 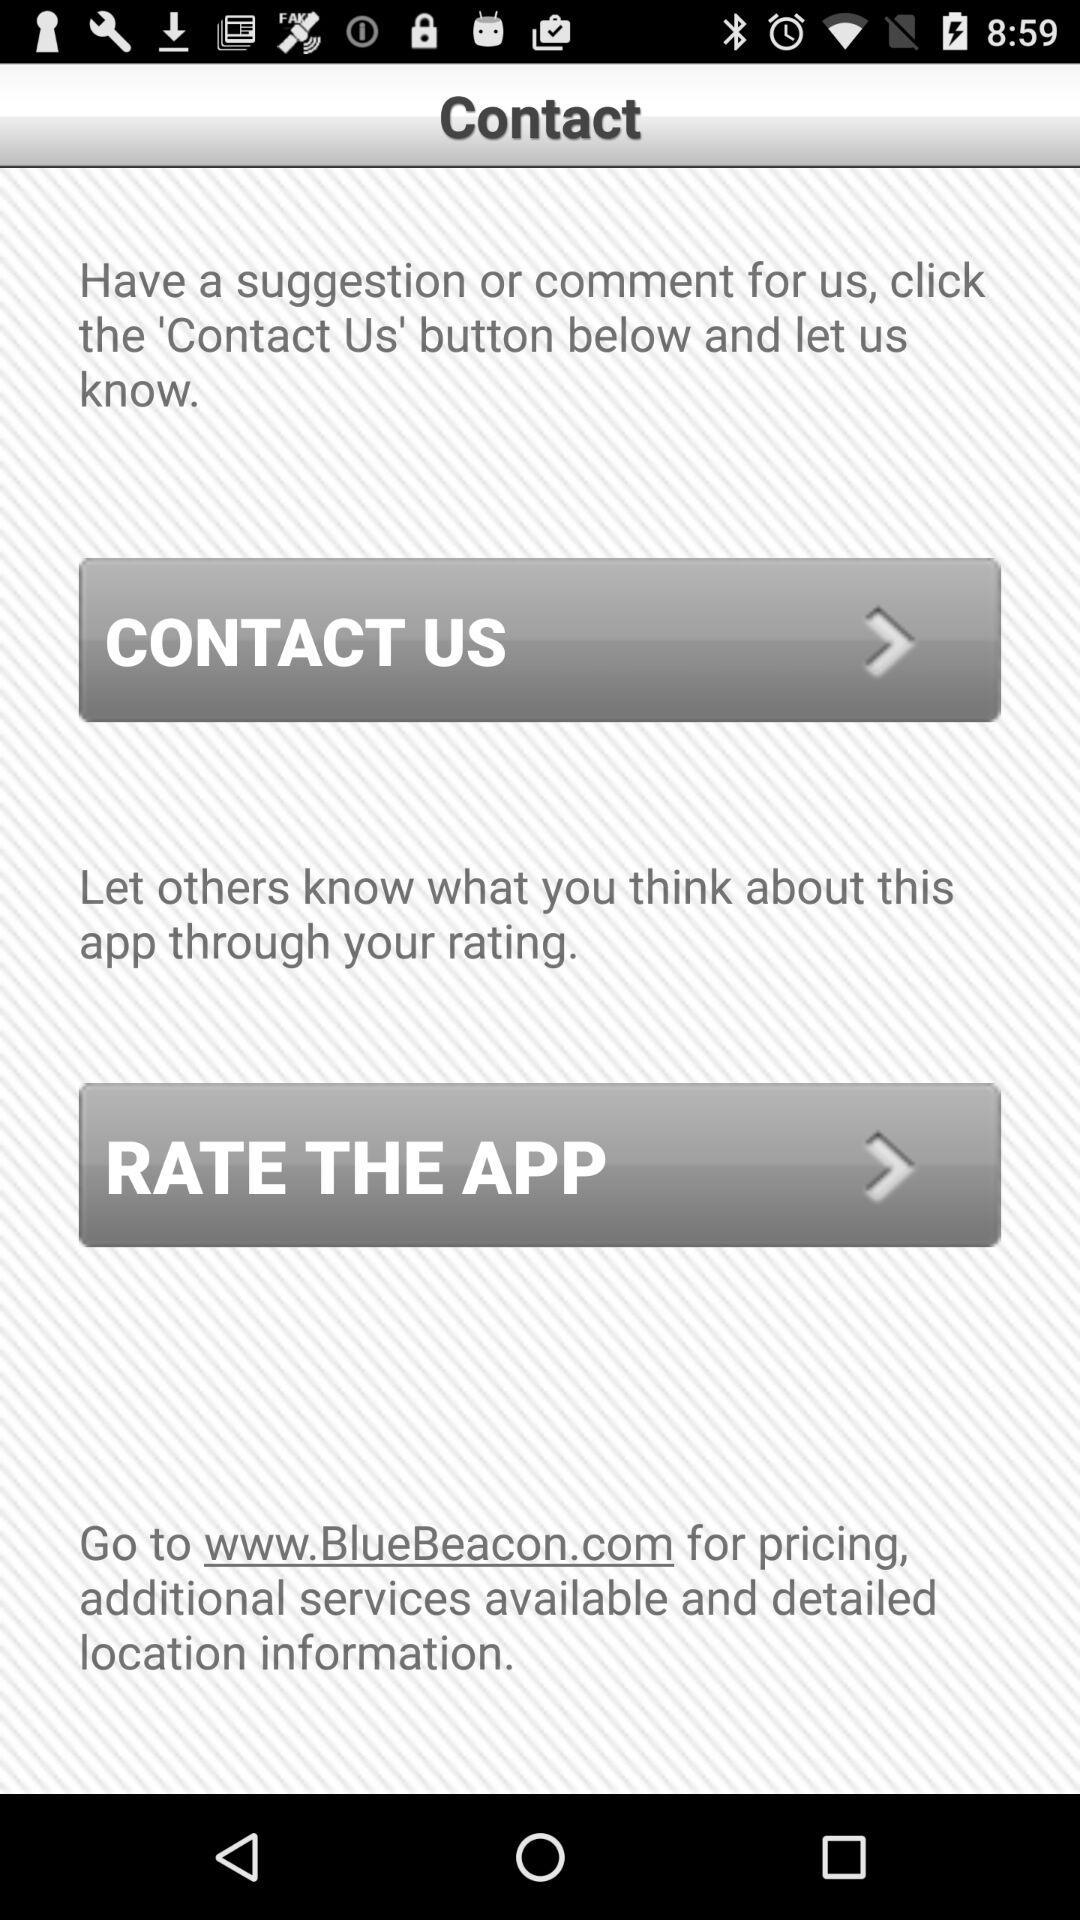 I want to click on the go to www item, so click(x=540, y=1651).